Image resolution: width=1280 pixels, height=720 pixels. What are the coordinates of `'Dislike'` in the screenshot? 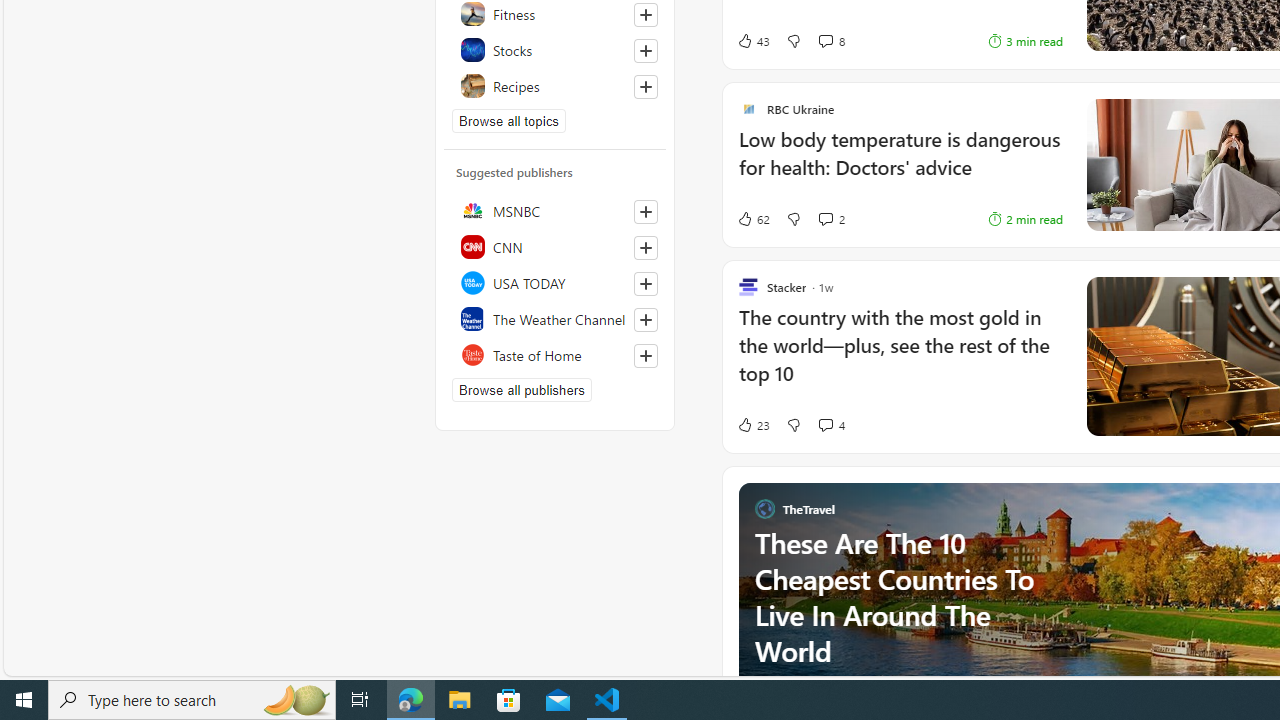 It's located at (792, 424).